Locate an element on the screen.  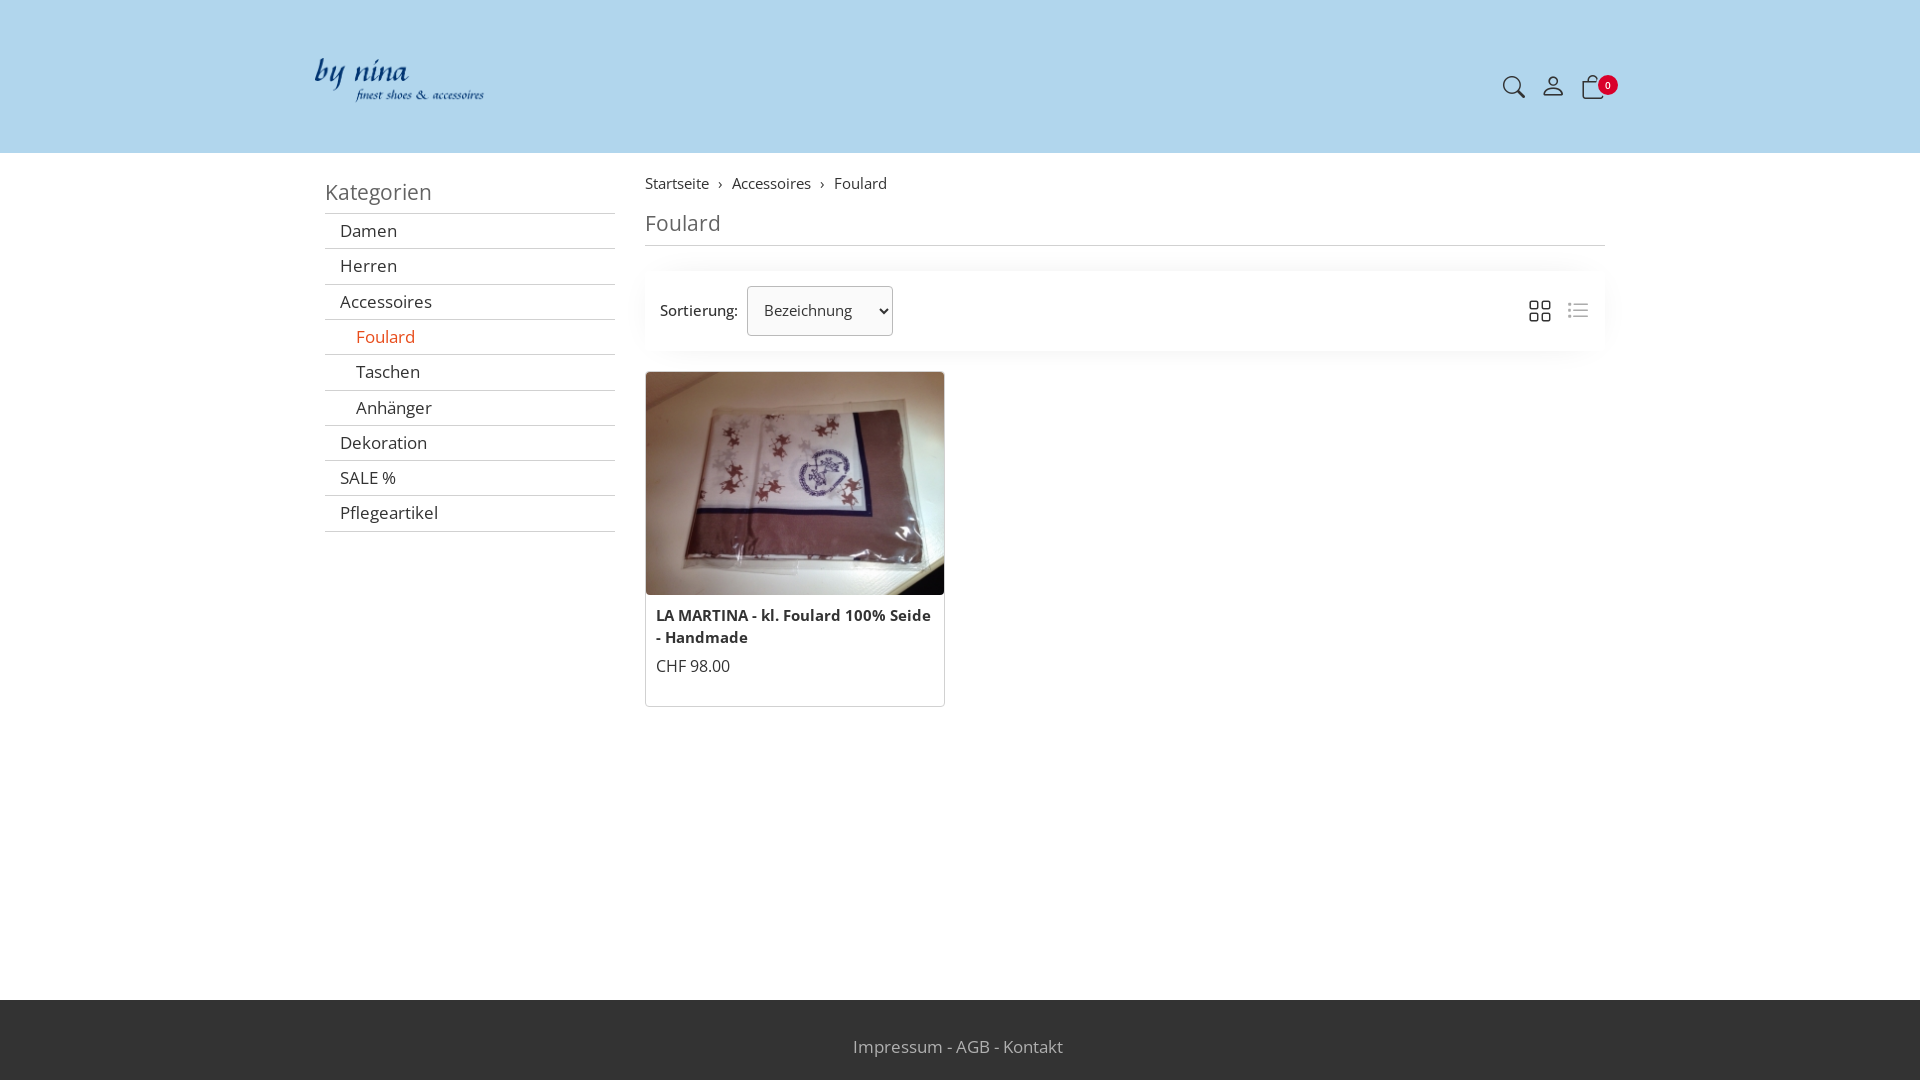
'Startseite' is located at coordinates (676, 182).